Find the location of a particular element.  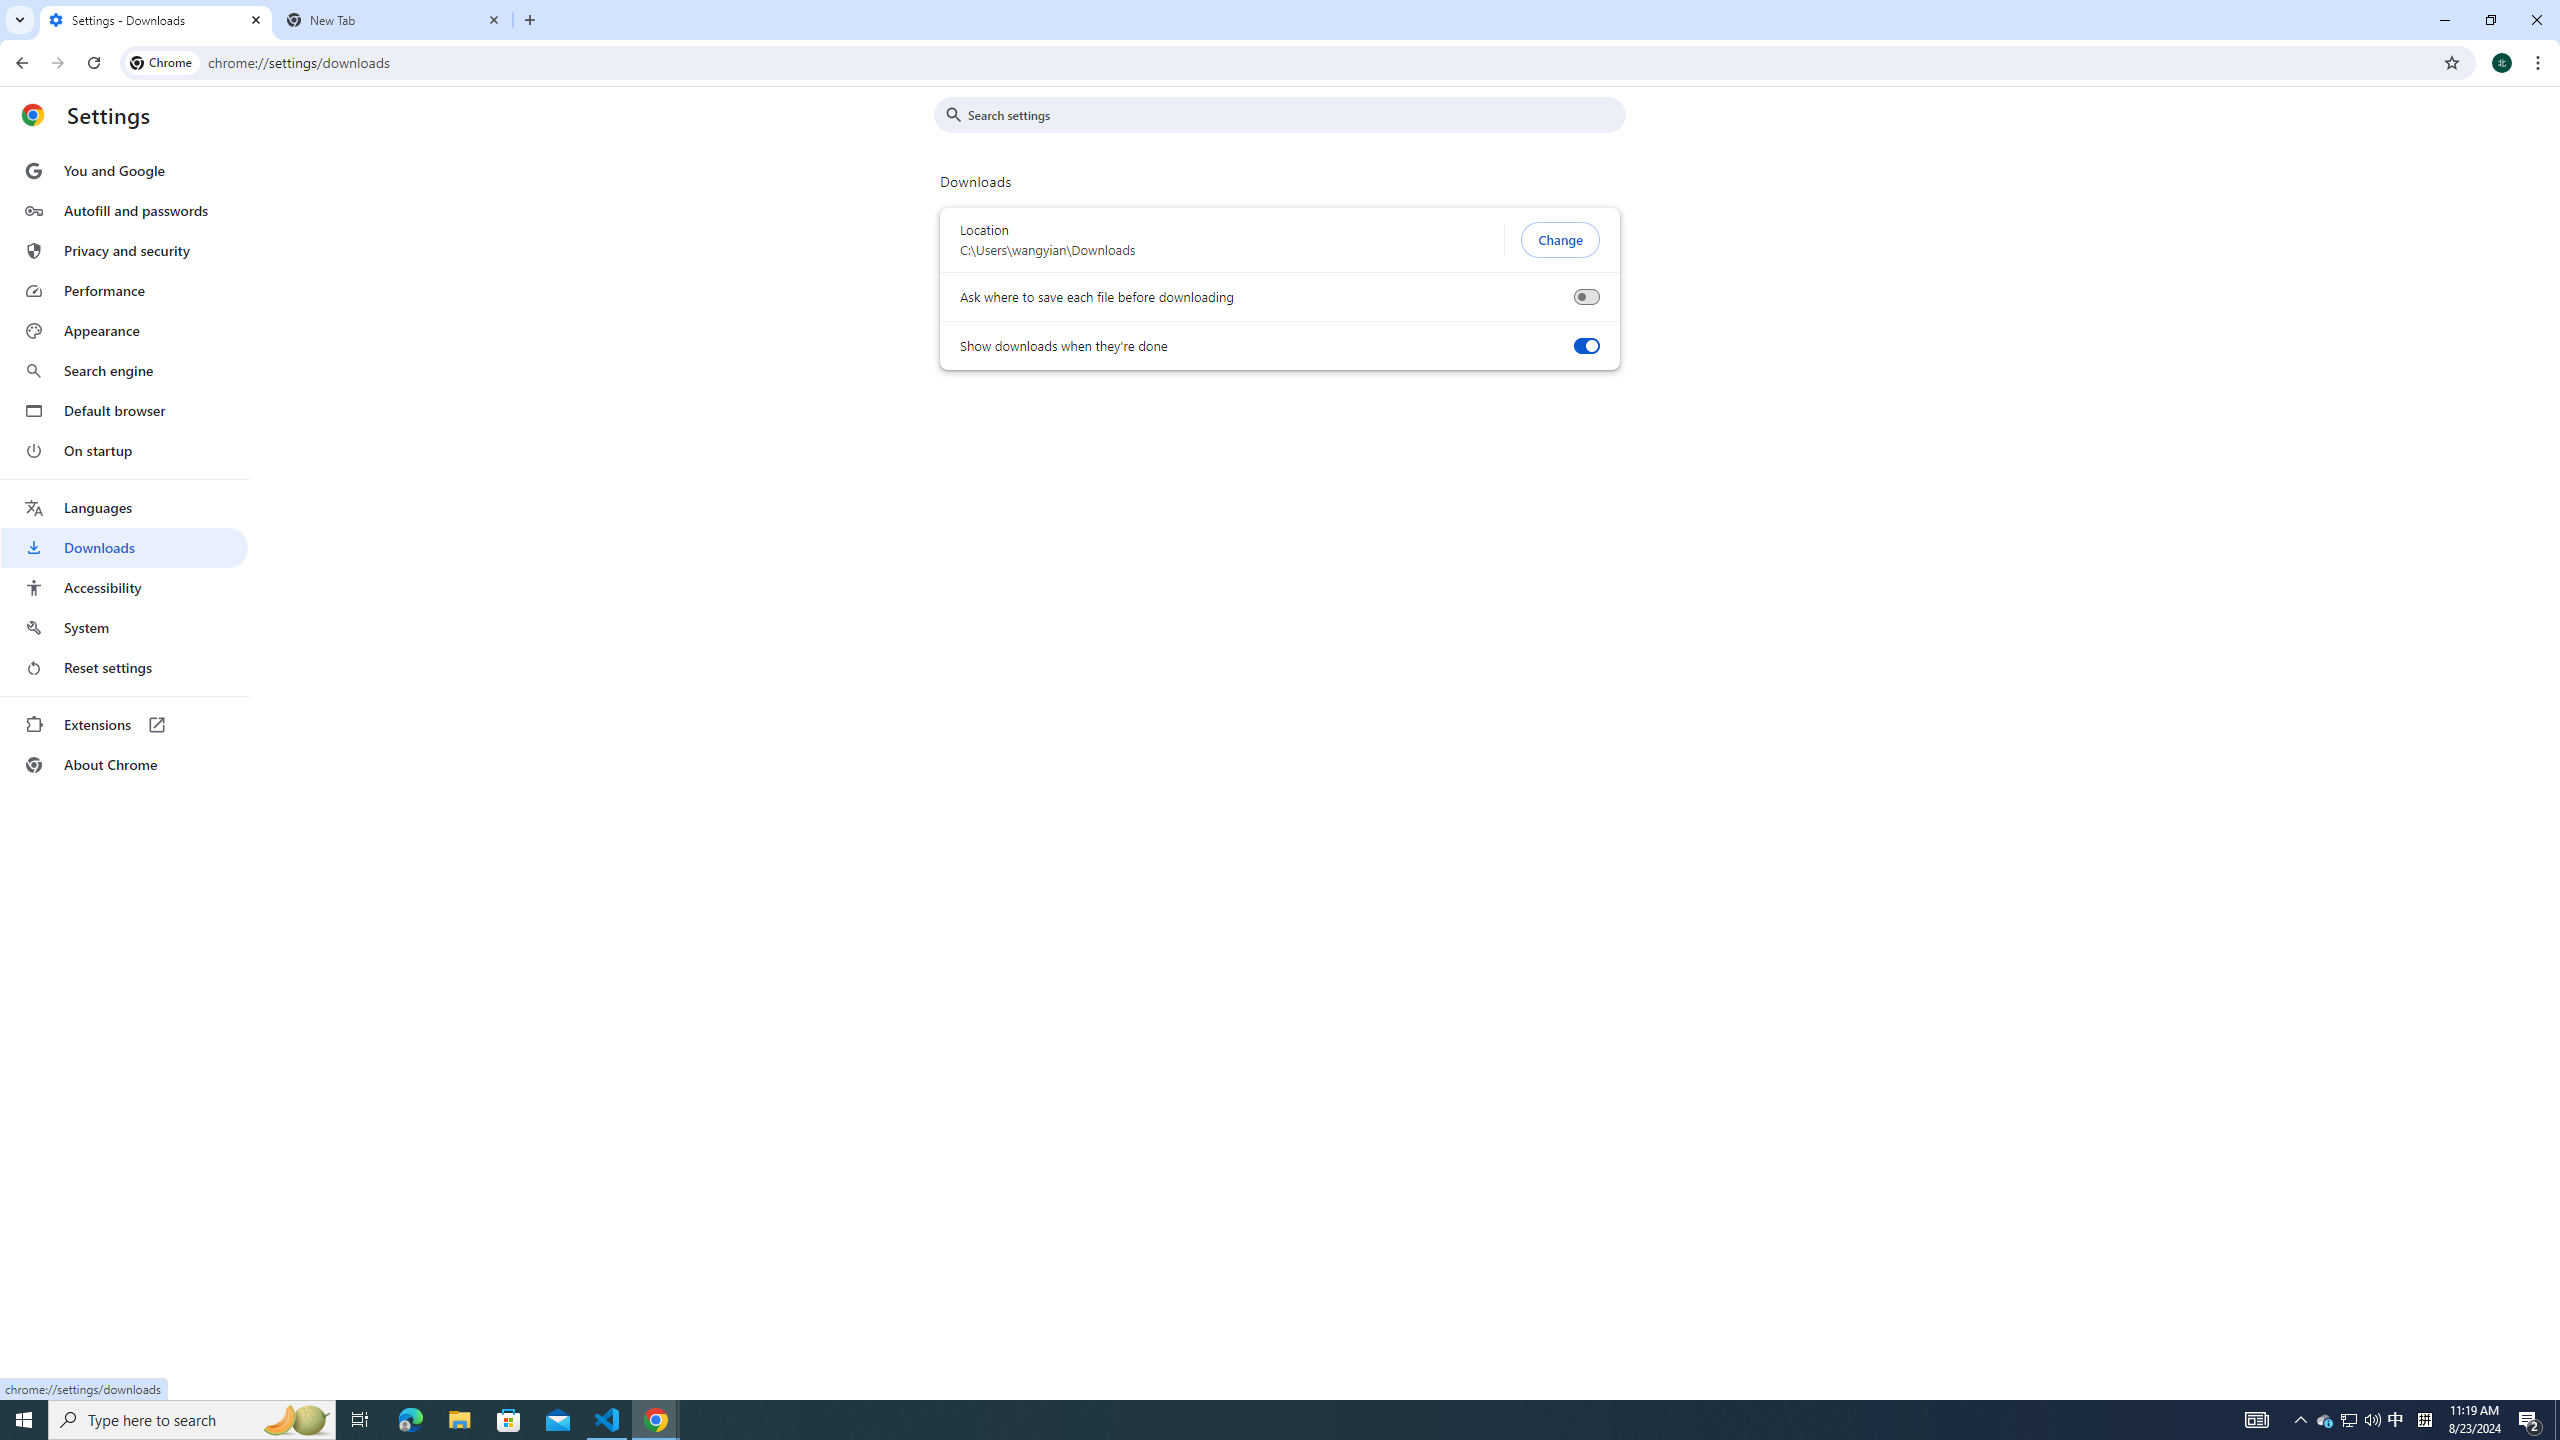

'Ask where to save each file before downloading' is located at coordinates (1585, 296).